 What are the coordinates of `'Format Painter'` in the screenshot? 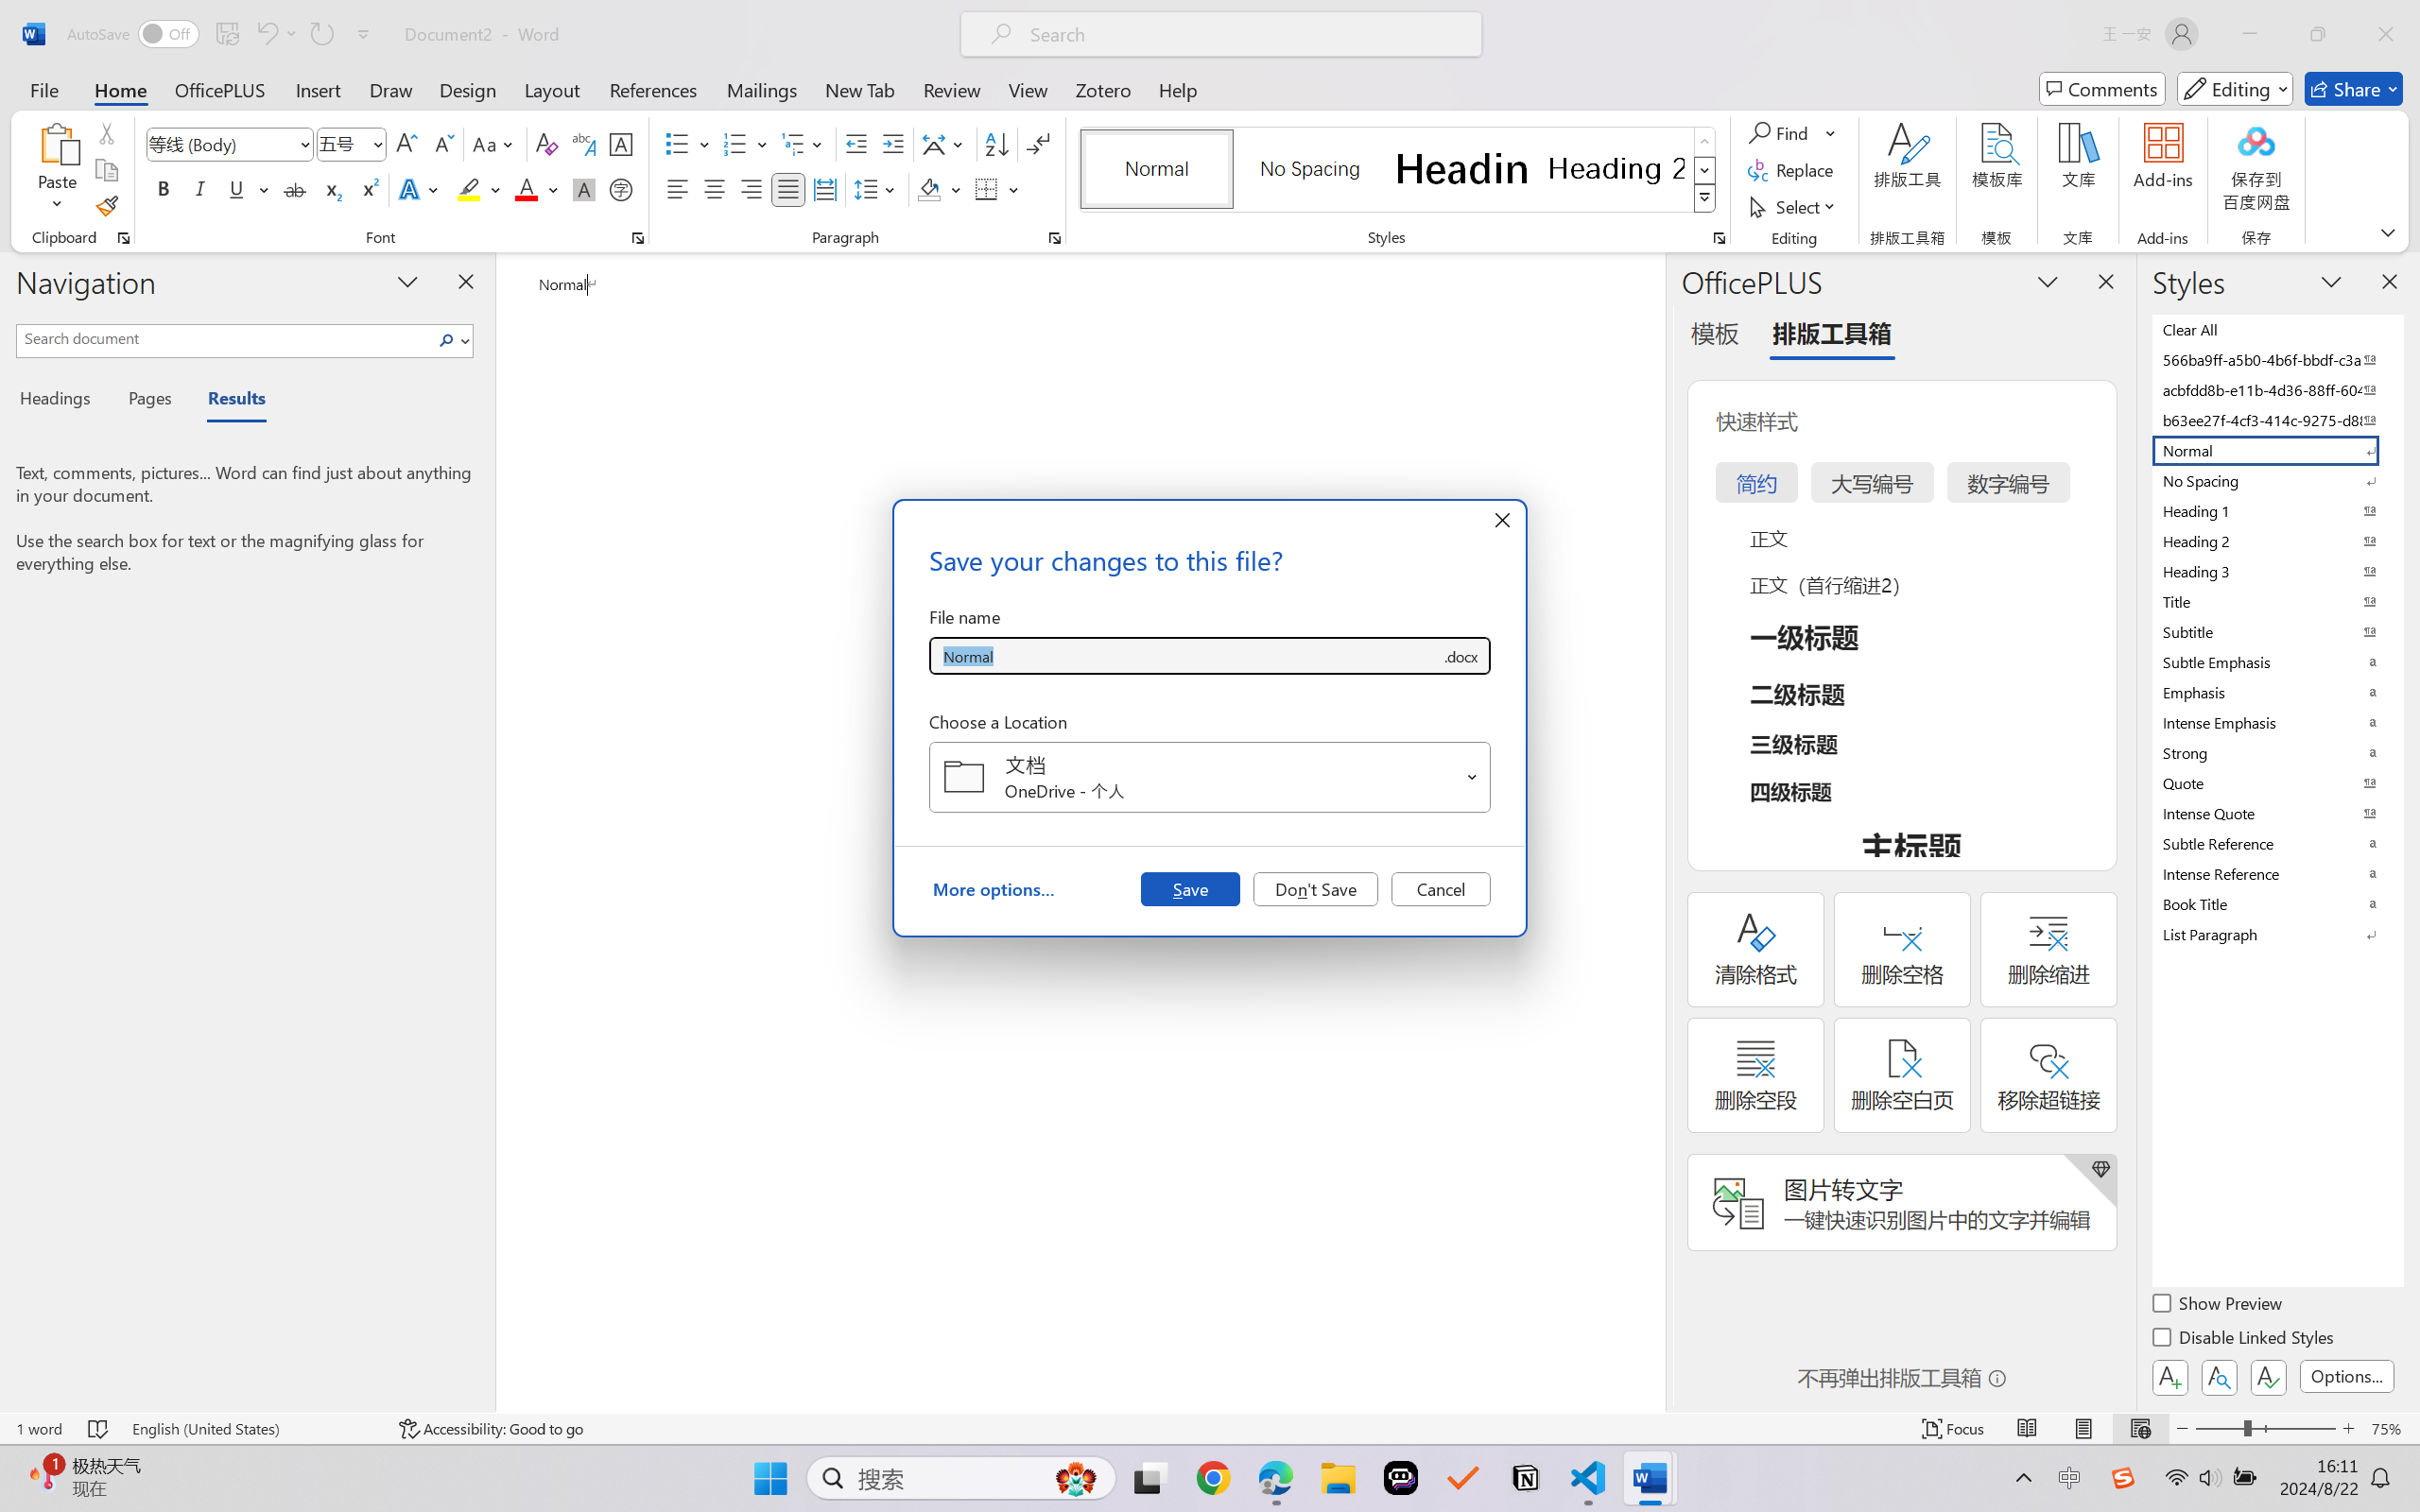 It's located at (105, 207).